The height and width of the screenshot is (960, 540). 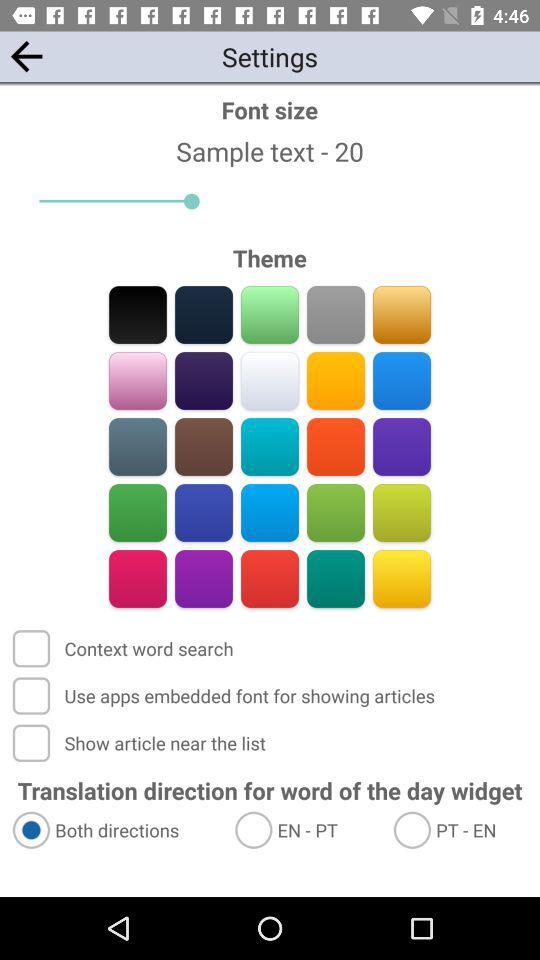 What do you see at coordinates (203, 512) in the screenshot?
I see `change theme color` at bounding box center [203, 512].